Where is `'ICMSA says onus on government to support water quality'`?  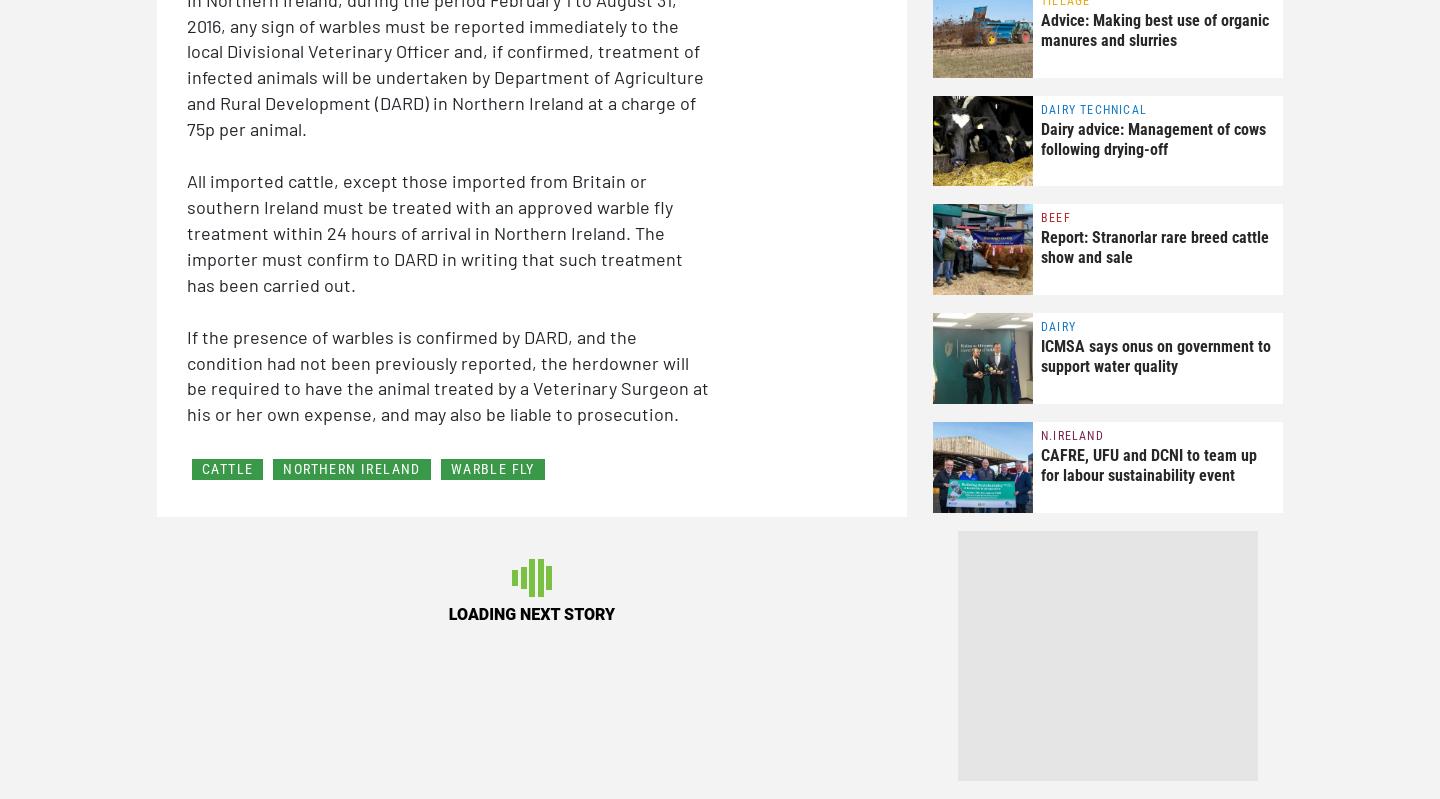 'ICMSA says onus on government to support water quality' is located at coordinates (1156, 355).